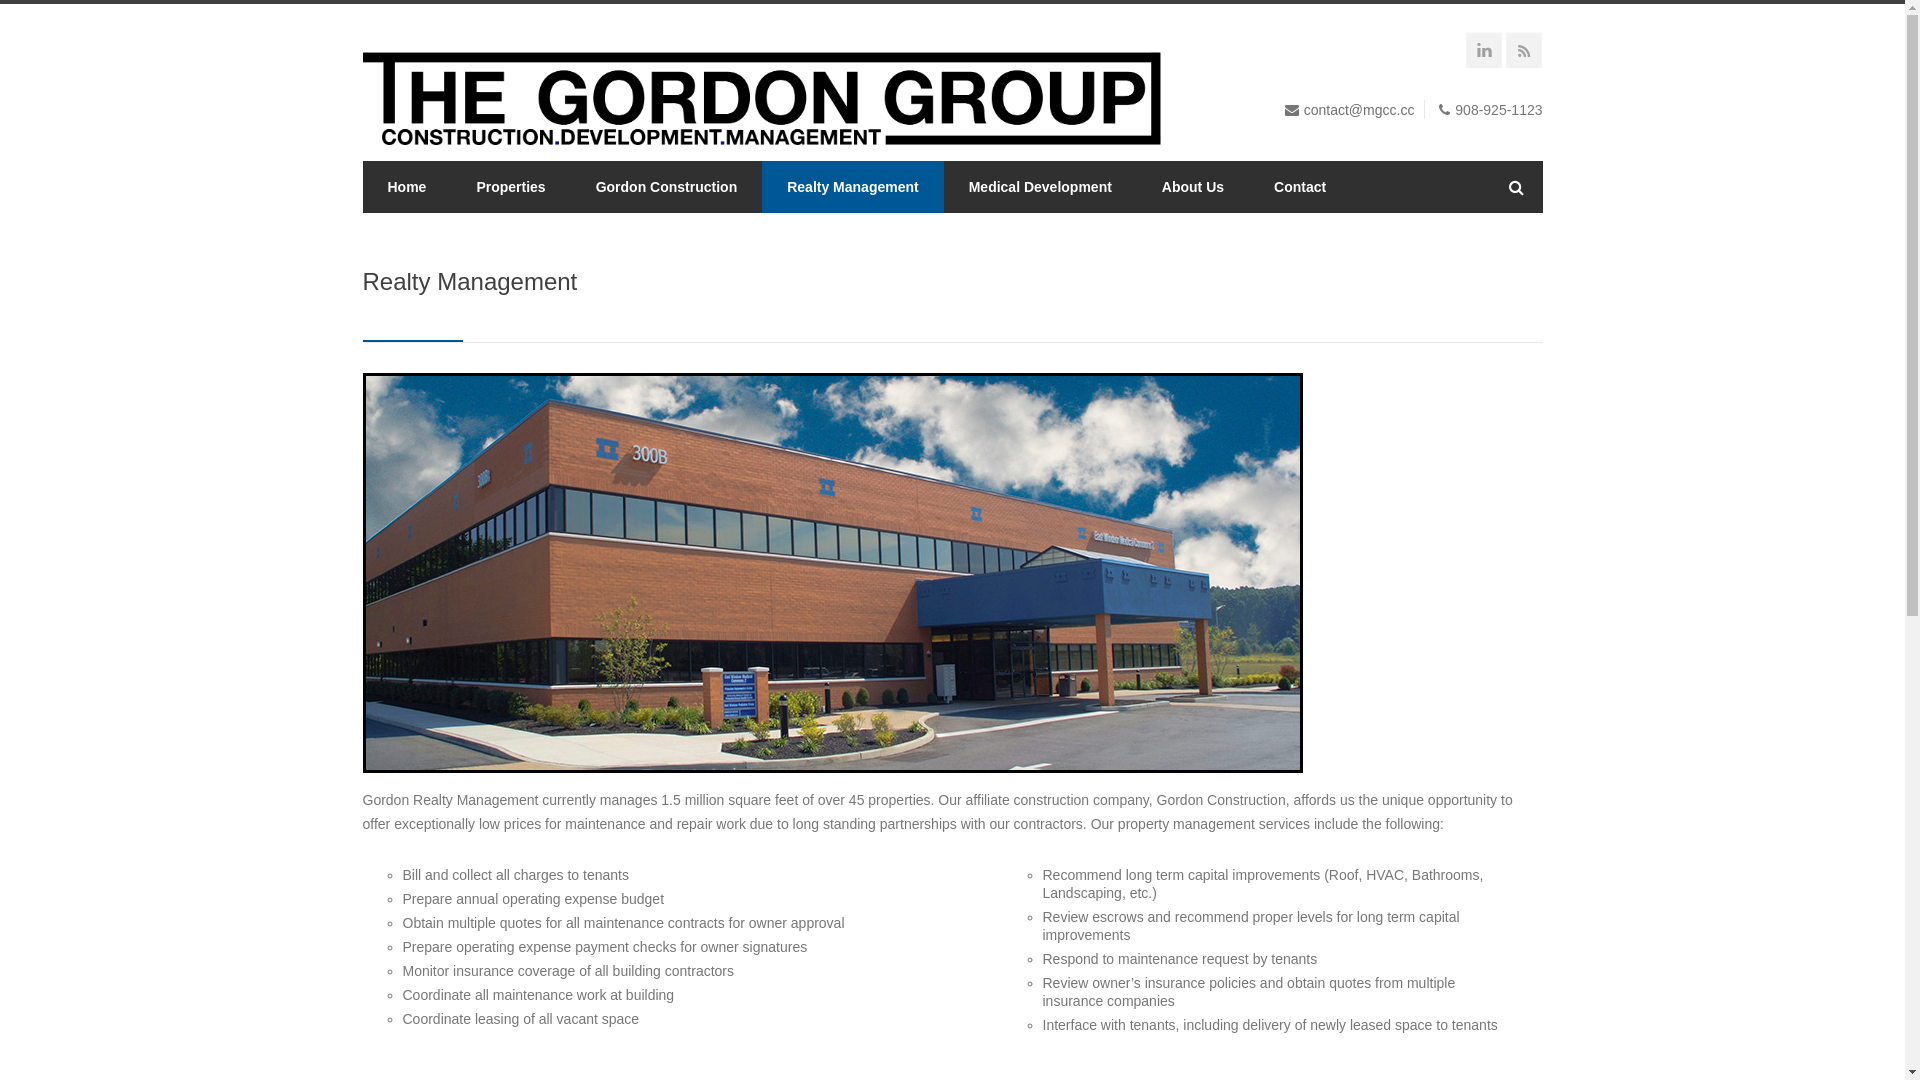 The image size is (1920, 1080). What do you see at coordinates (1487, 52) in the screenshot?
I see `'LinkedIN'` at bounding box center [1487, 52].